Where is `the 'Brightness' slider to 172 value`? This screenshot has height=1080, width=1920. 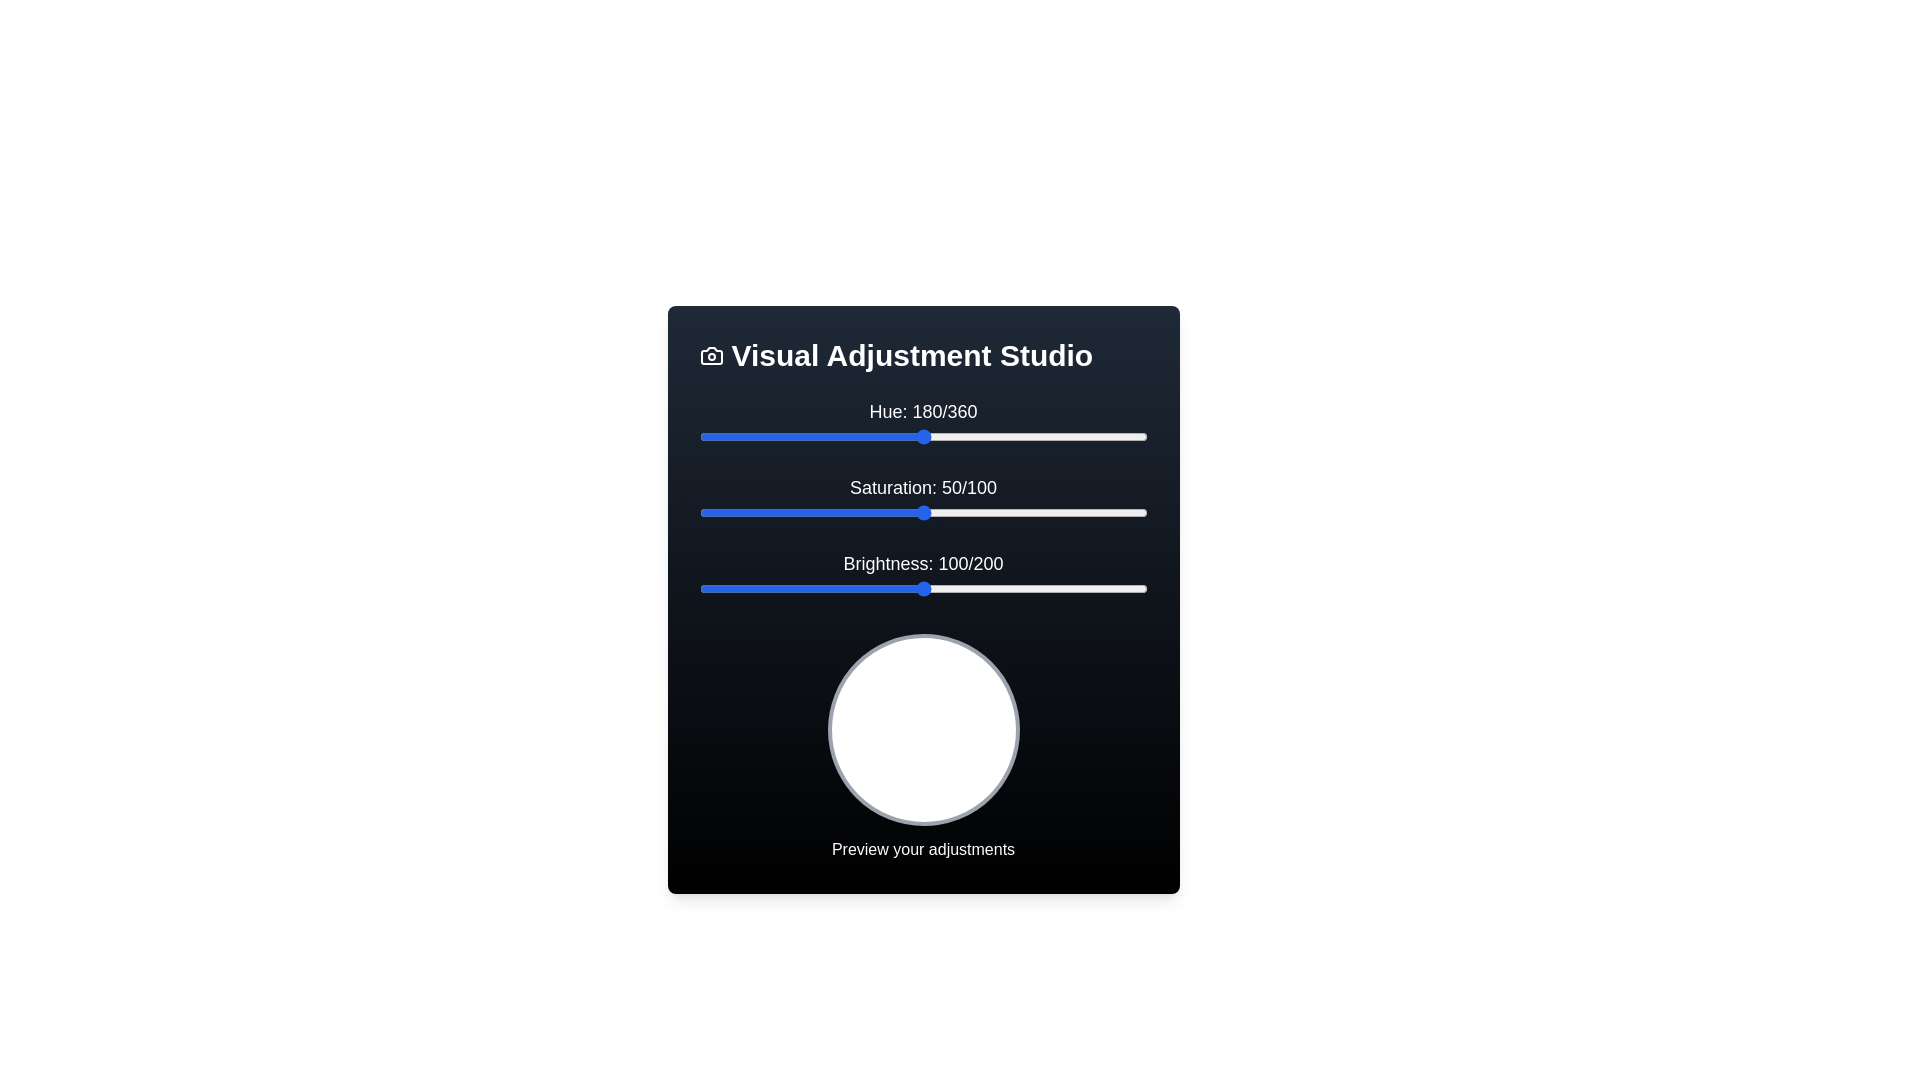 the 'Brightness' slider to 172 value is located at coordinates (1083, 588).